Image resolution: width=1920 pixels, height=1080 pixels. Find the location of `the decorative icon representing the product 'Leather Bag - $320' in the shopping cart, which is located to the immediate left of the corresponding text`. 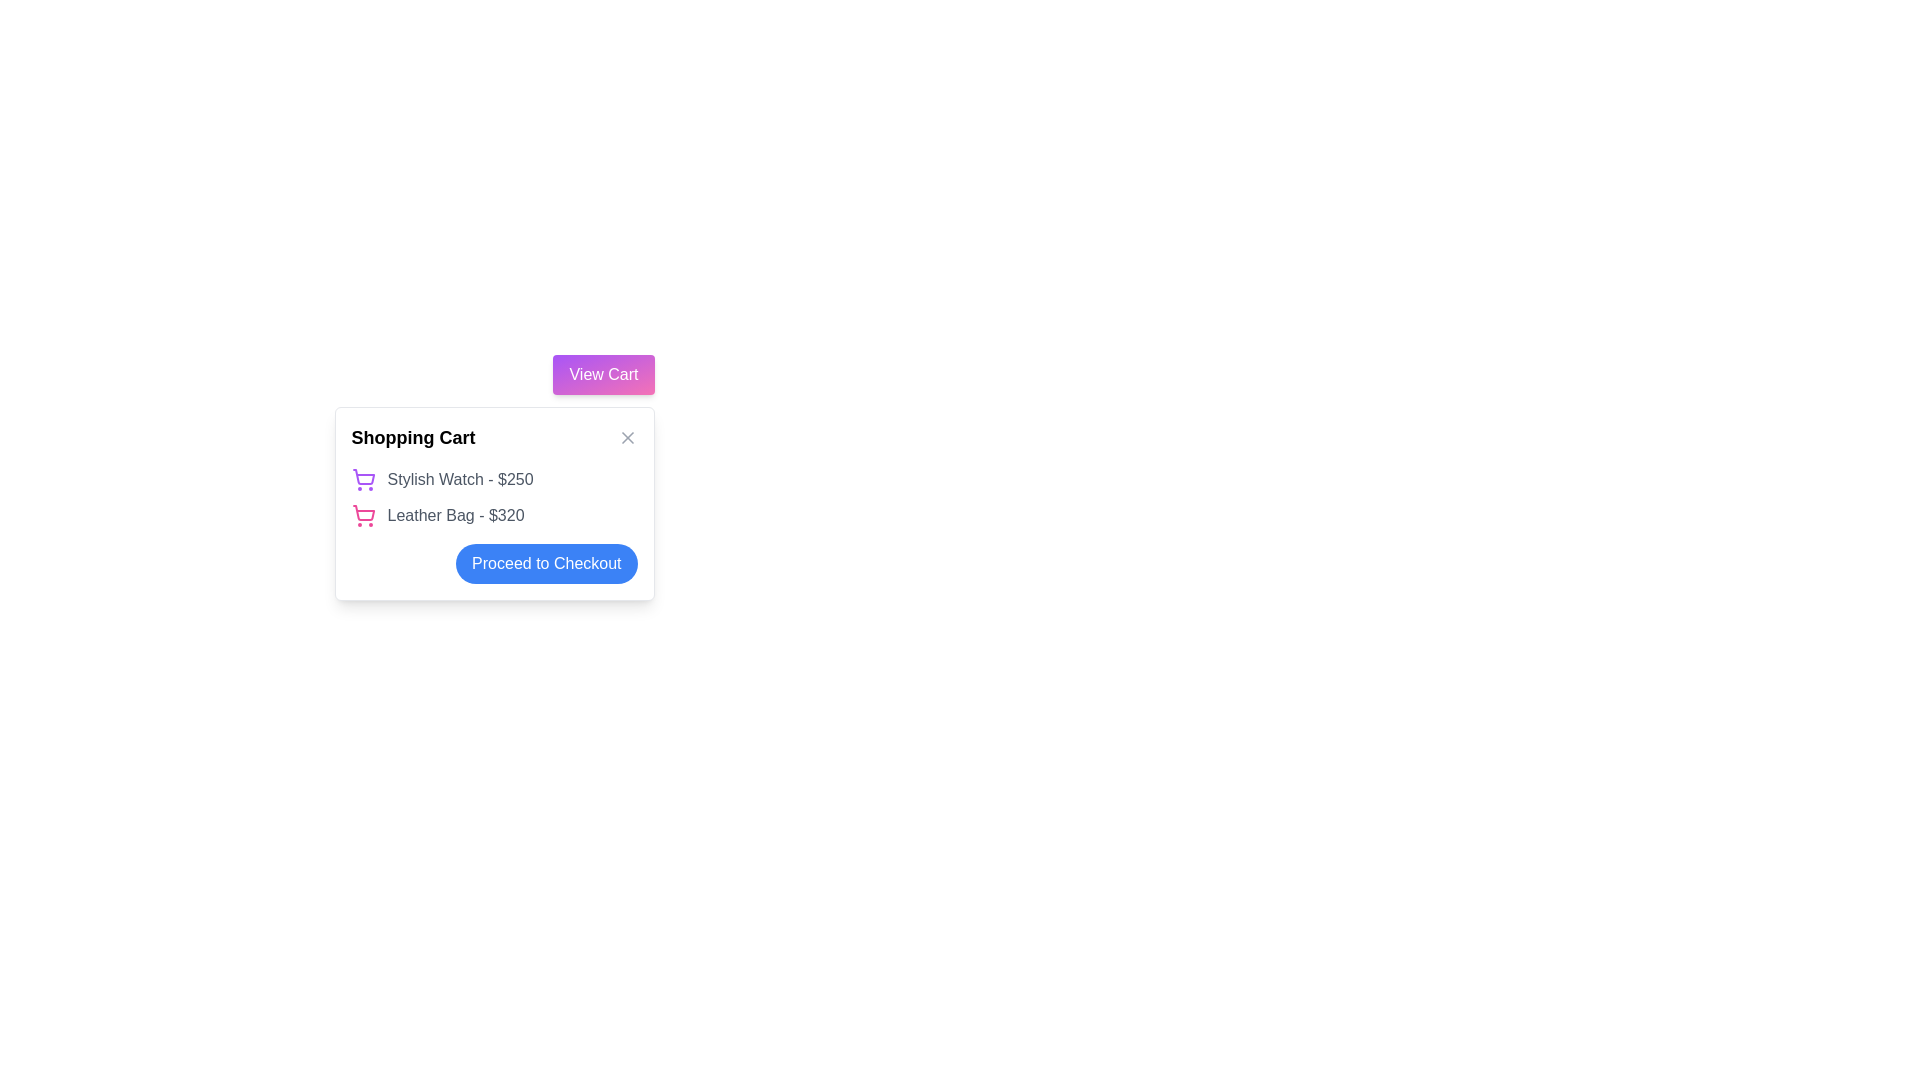

the decorative icon representing the product 'Leather Bag - $320' in the shopping cart, which is located to the immediate left of the corresponding text is located at coordinates (363, 515).